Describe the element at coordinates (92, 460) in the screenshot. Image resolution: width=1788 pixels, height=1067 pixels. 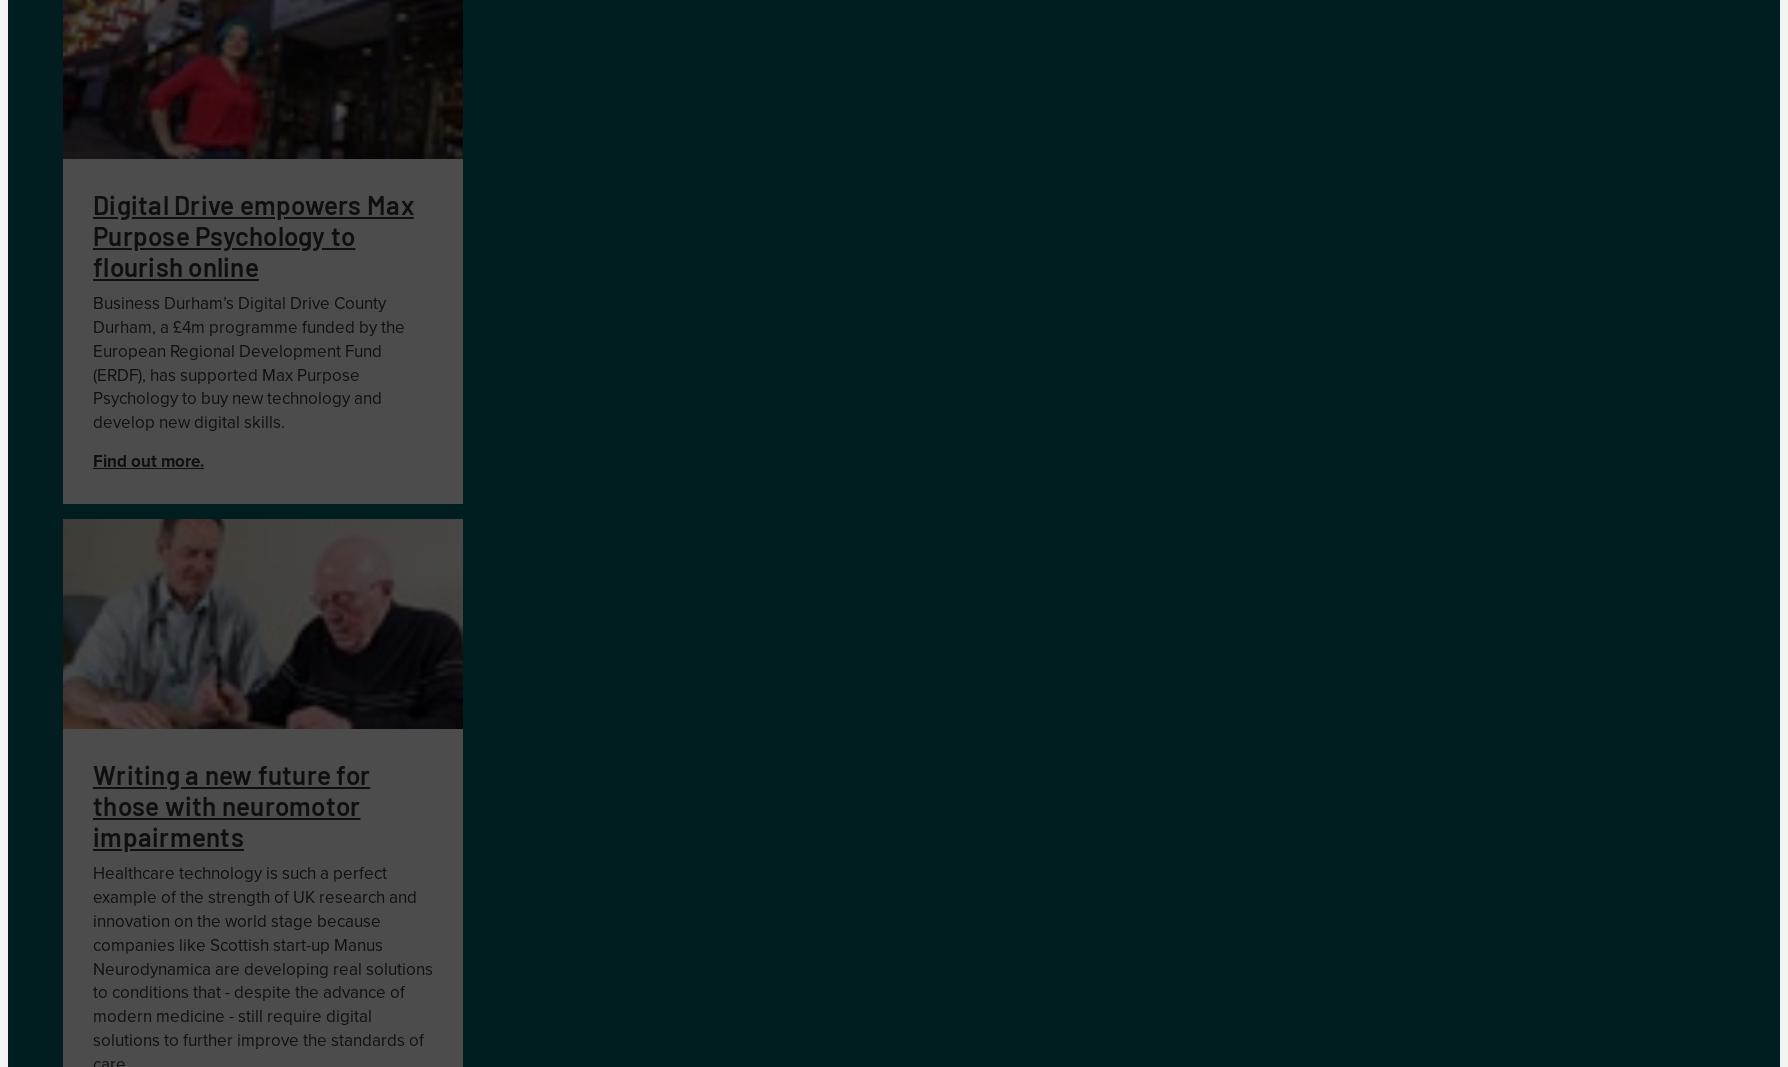
I see `'Find out more.'` at that location.